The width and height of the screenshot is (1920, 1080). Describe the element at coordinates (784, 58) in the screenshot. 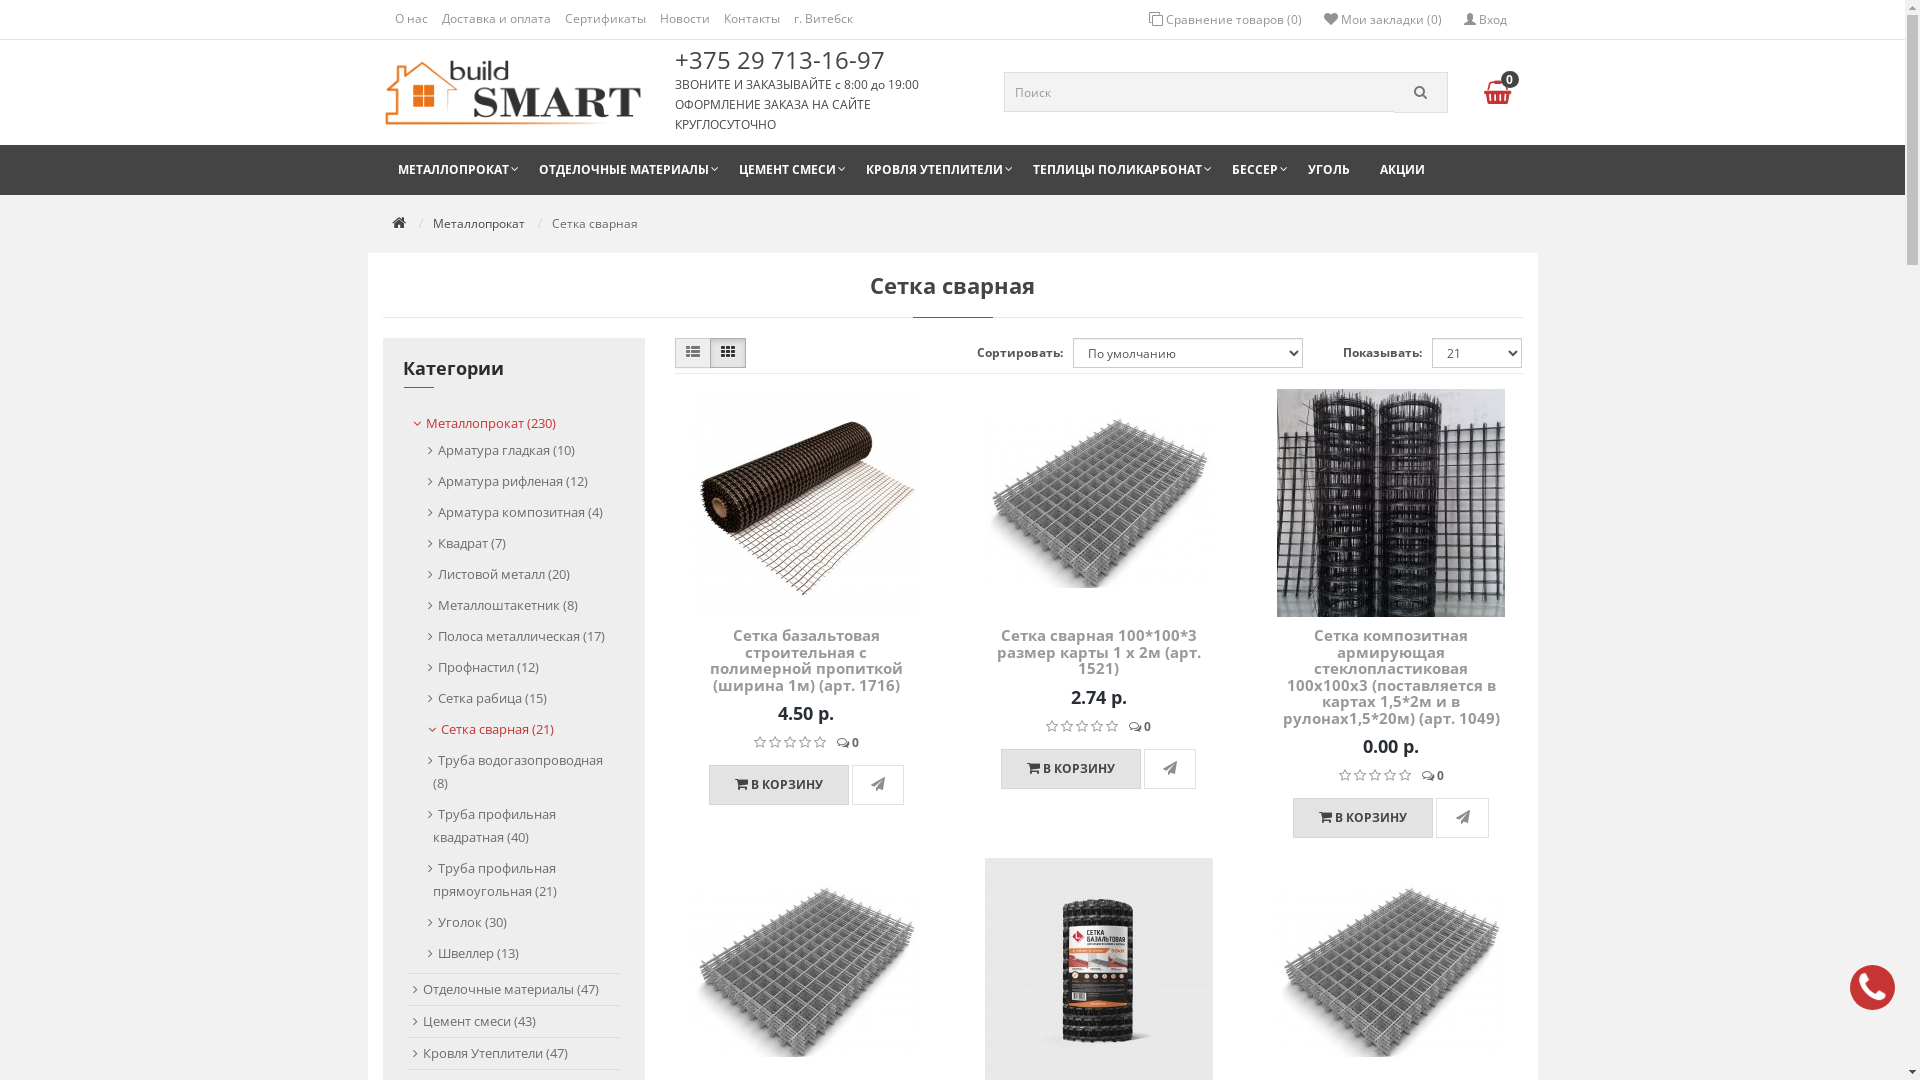

I see `'+375 29 713-16-97'` at that location.